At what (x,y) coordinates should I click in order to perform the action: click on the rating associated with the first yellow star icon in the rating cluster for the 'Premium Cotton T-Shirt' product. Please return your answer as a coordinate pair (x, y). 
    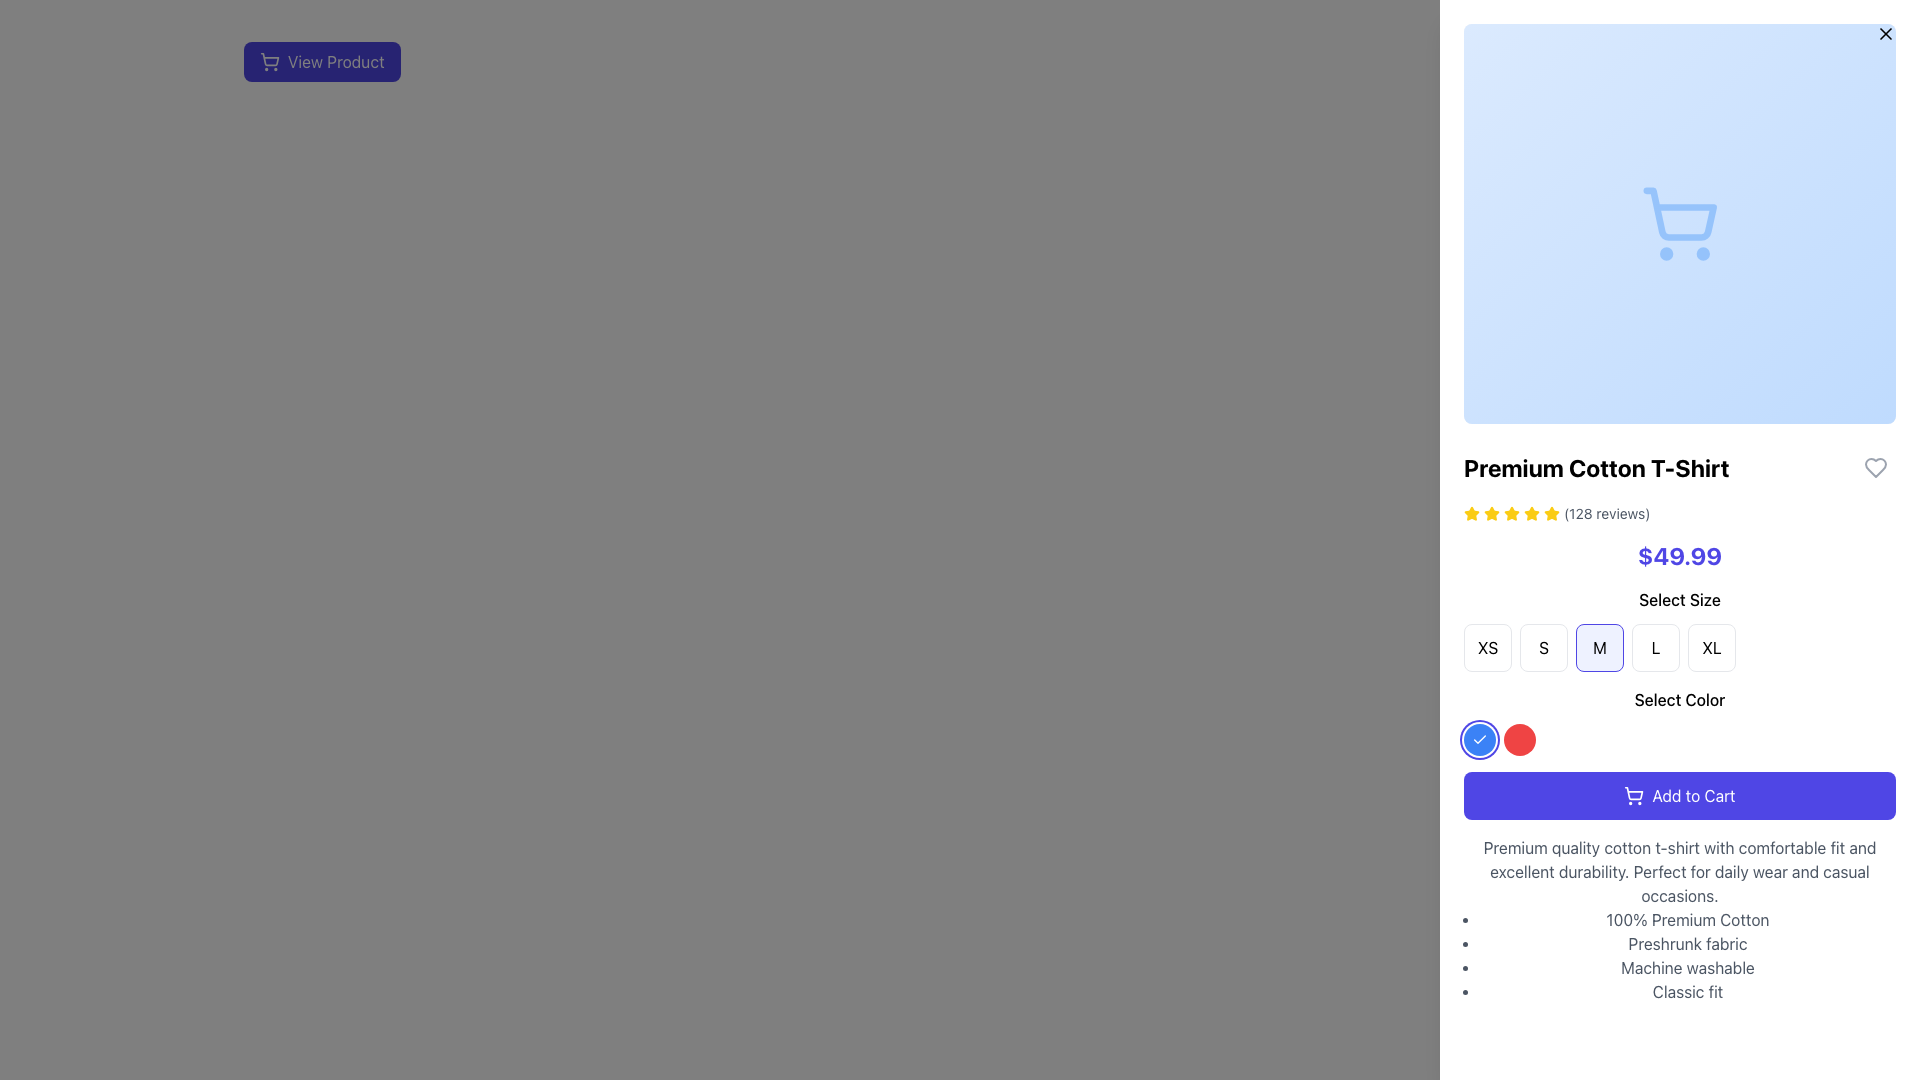
    Looking at the image, I should click on (1549, 512).